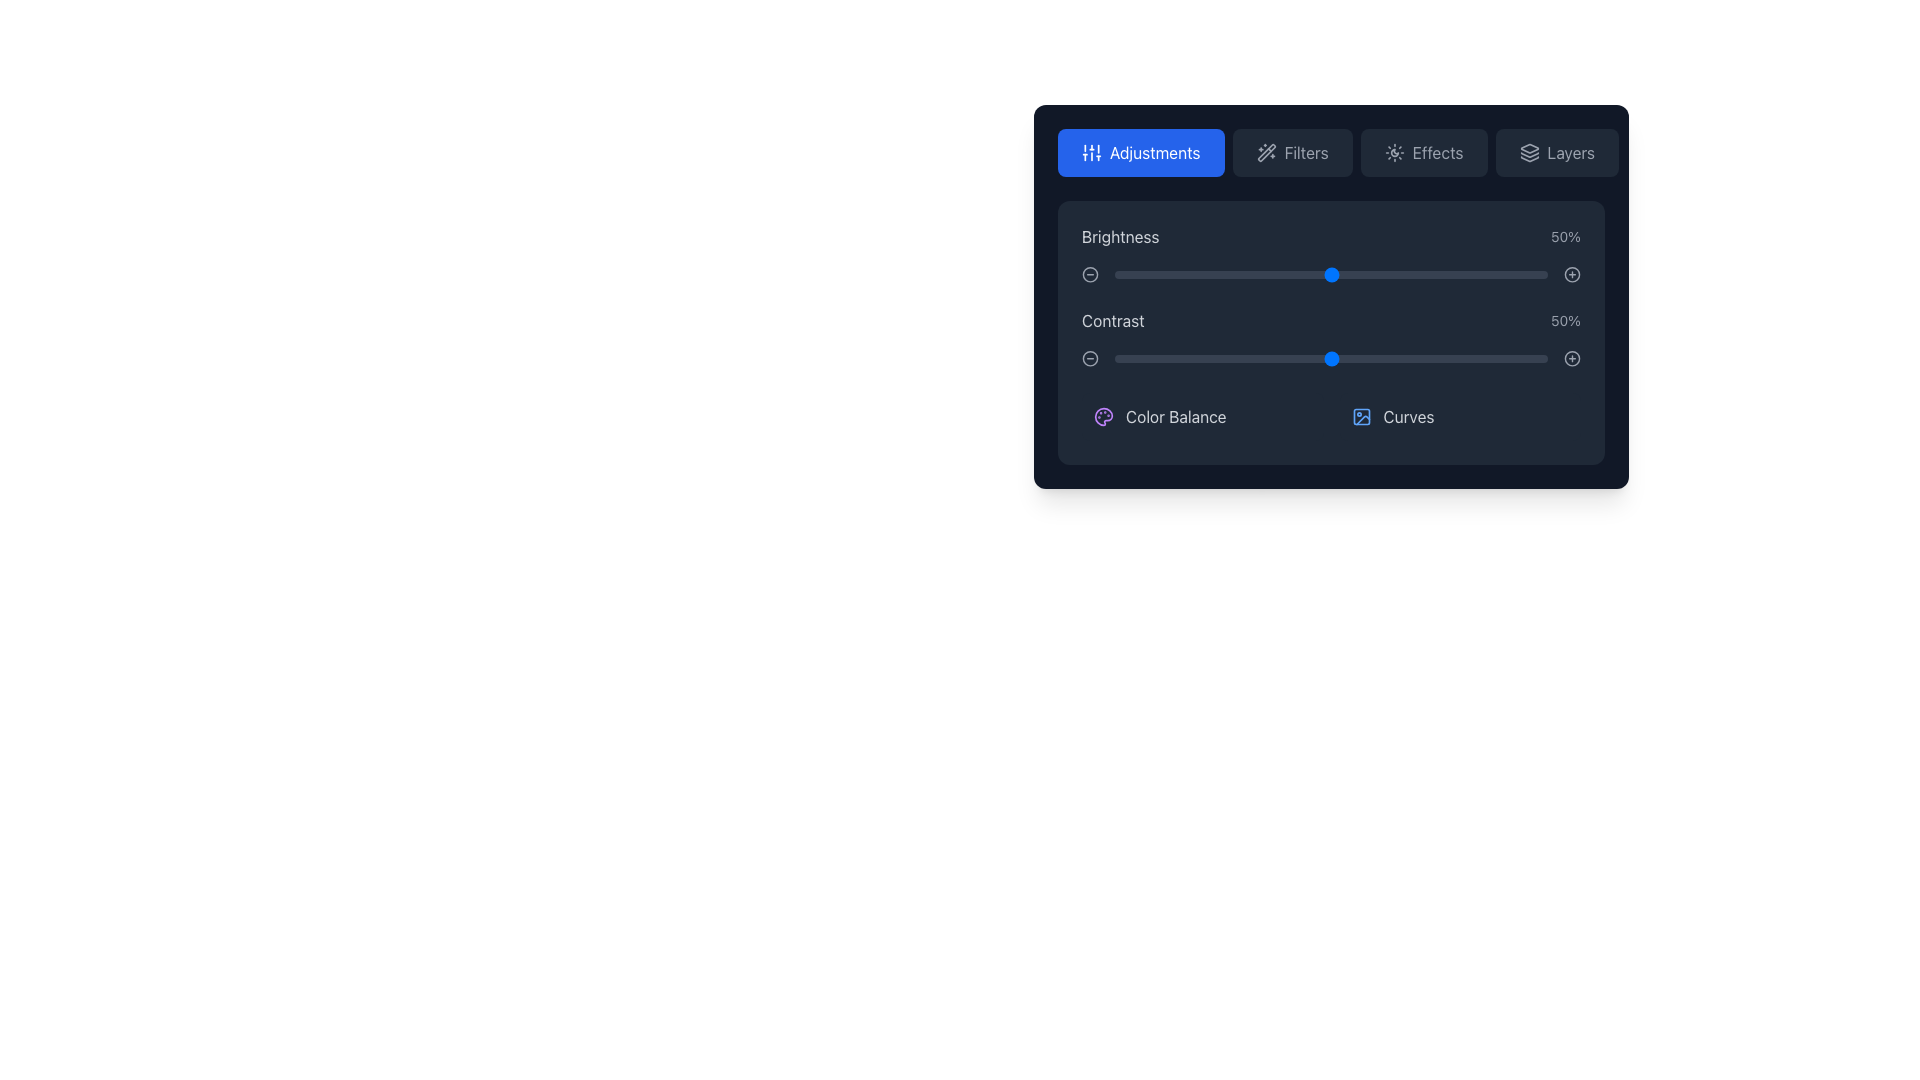  I want to click on the brightness-related settings icon located within the 'Effects' button at the middle-left side of the interface, so click(1392, 152).